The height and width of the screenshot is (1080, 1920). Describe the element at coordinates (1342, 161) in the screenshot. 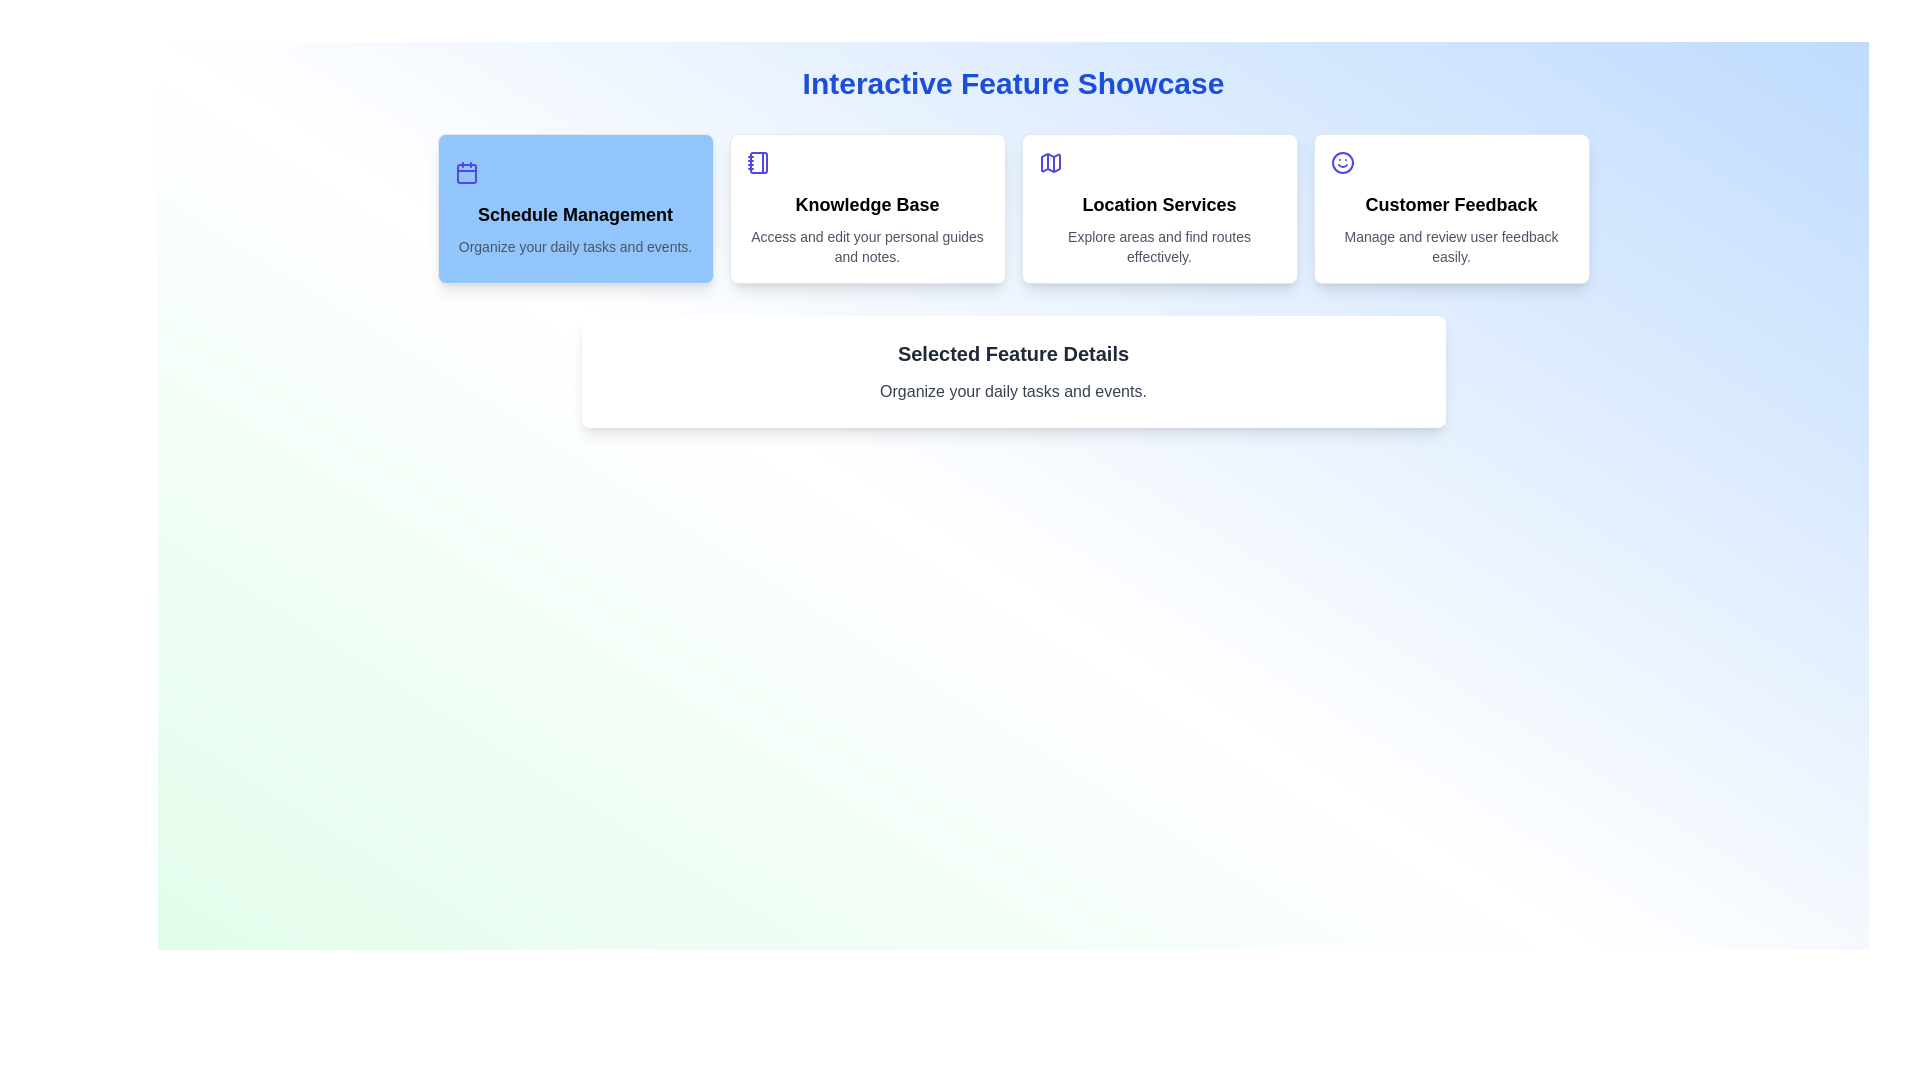

I see `the Circle element of the smiley face illustration in the 'Customer Feedback' card, located at the top-right corner of the interface` at that location.